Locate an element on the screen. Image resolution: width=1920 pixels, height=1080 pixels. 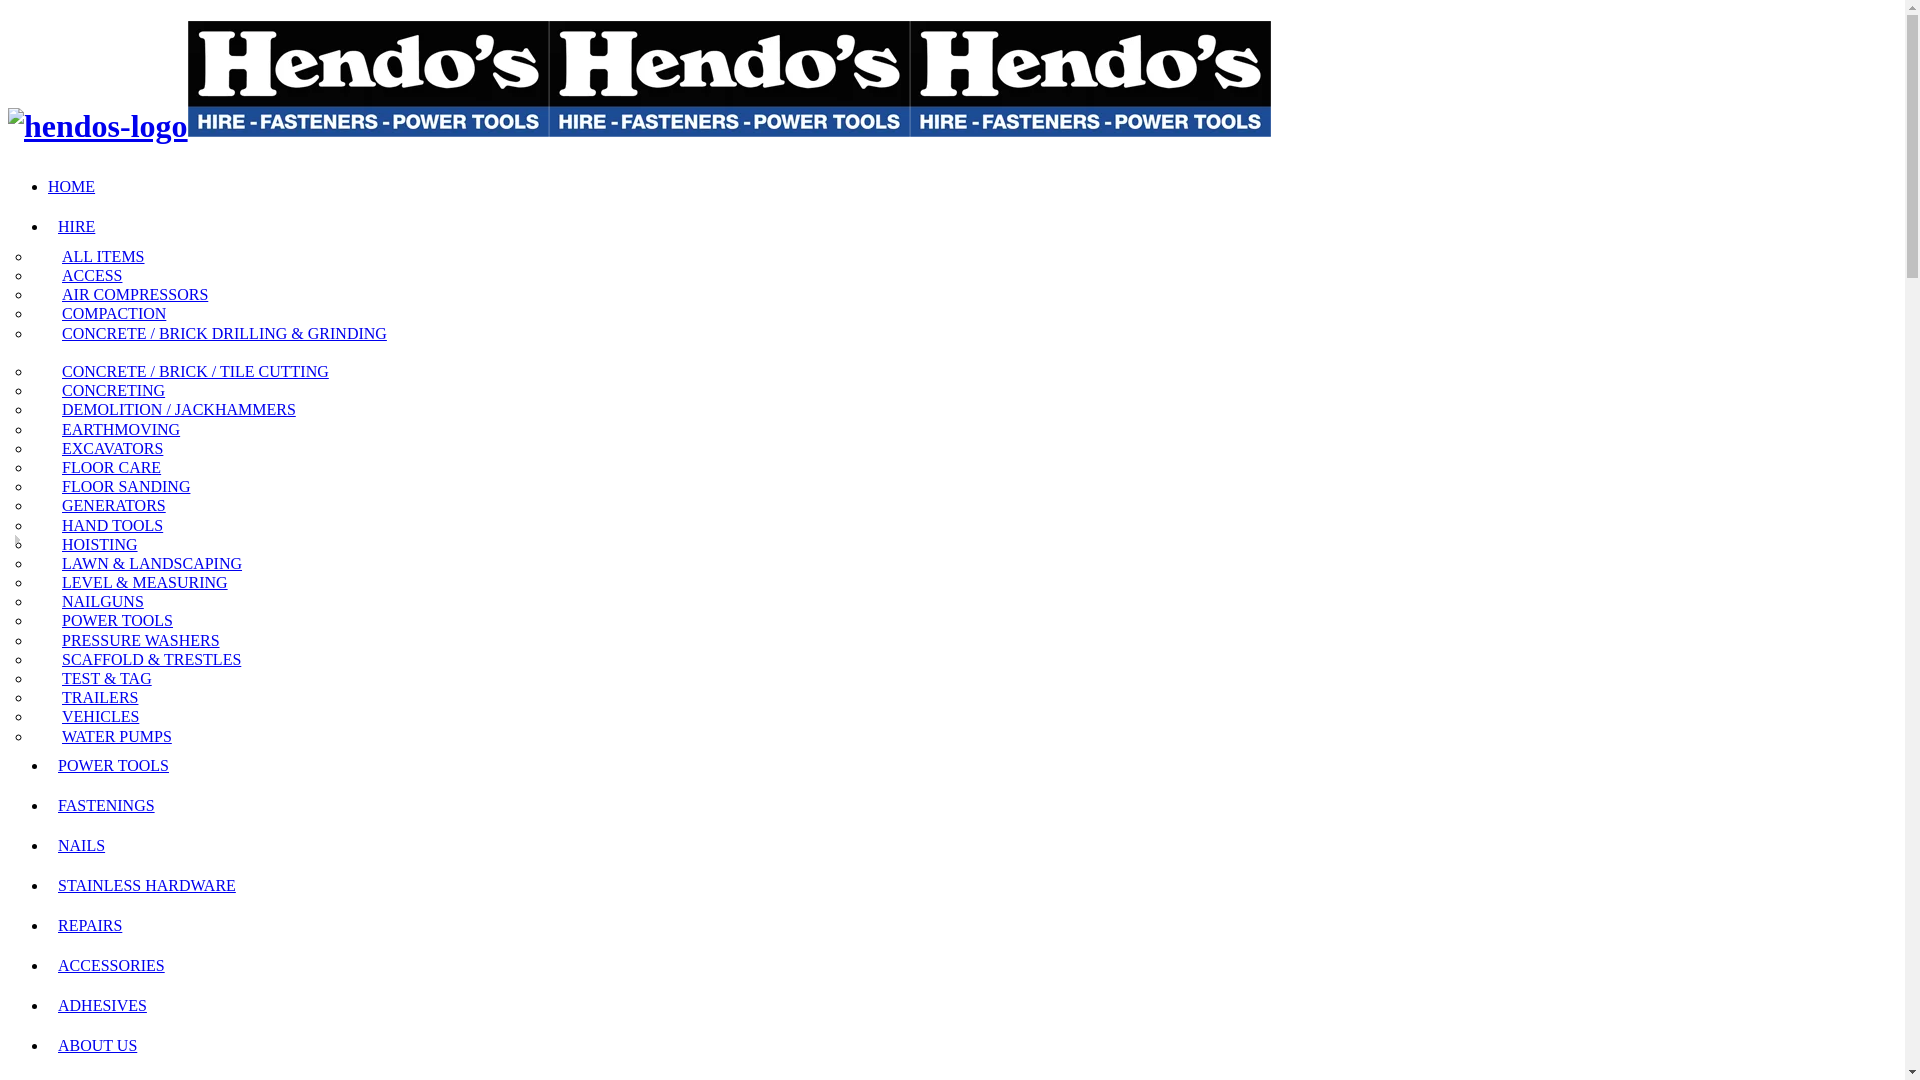
'HOME' is located at coordinates (76, 186).